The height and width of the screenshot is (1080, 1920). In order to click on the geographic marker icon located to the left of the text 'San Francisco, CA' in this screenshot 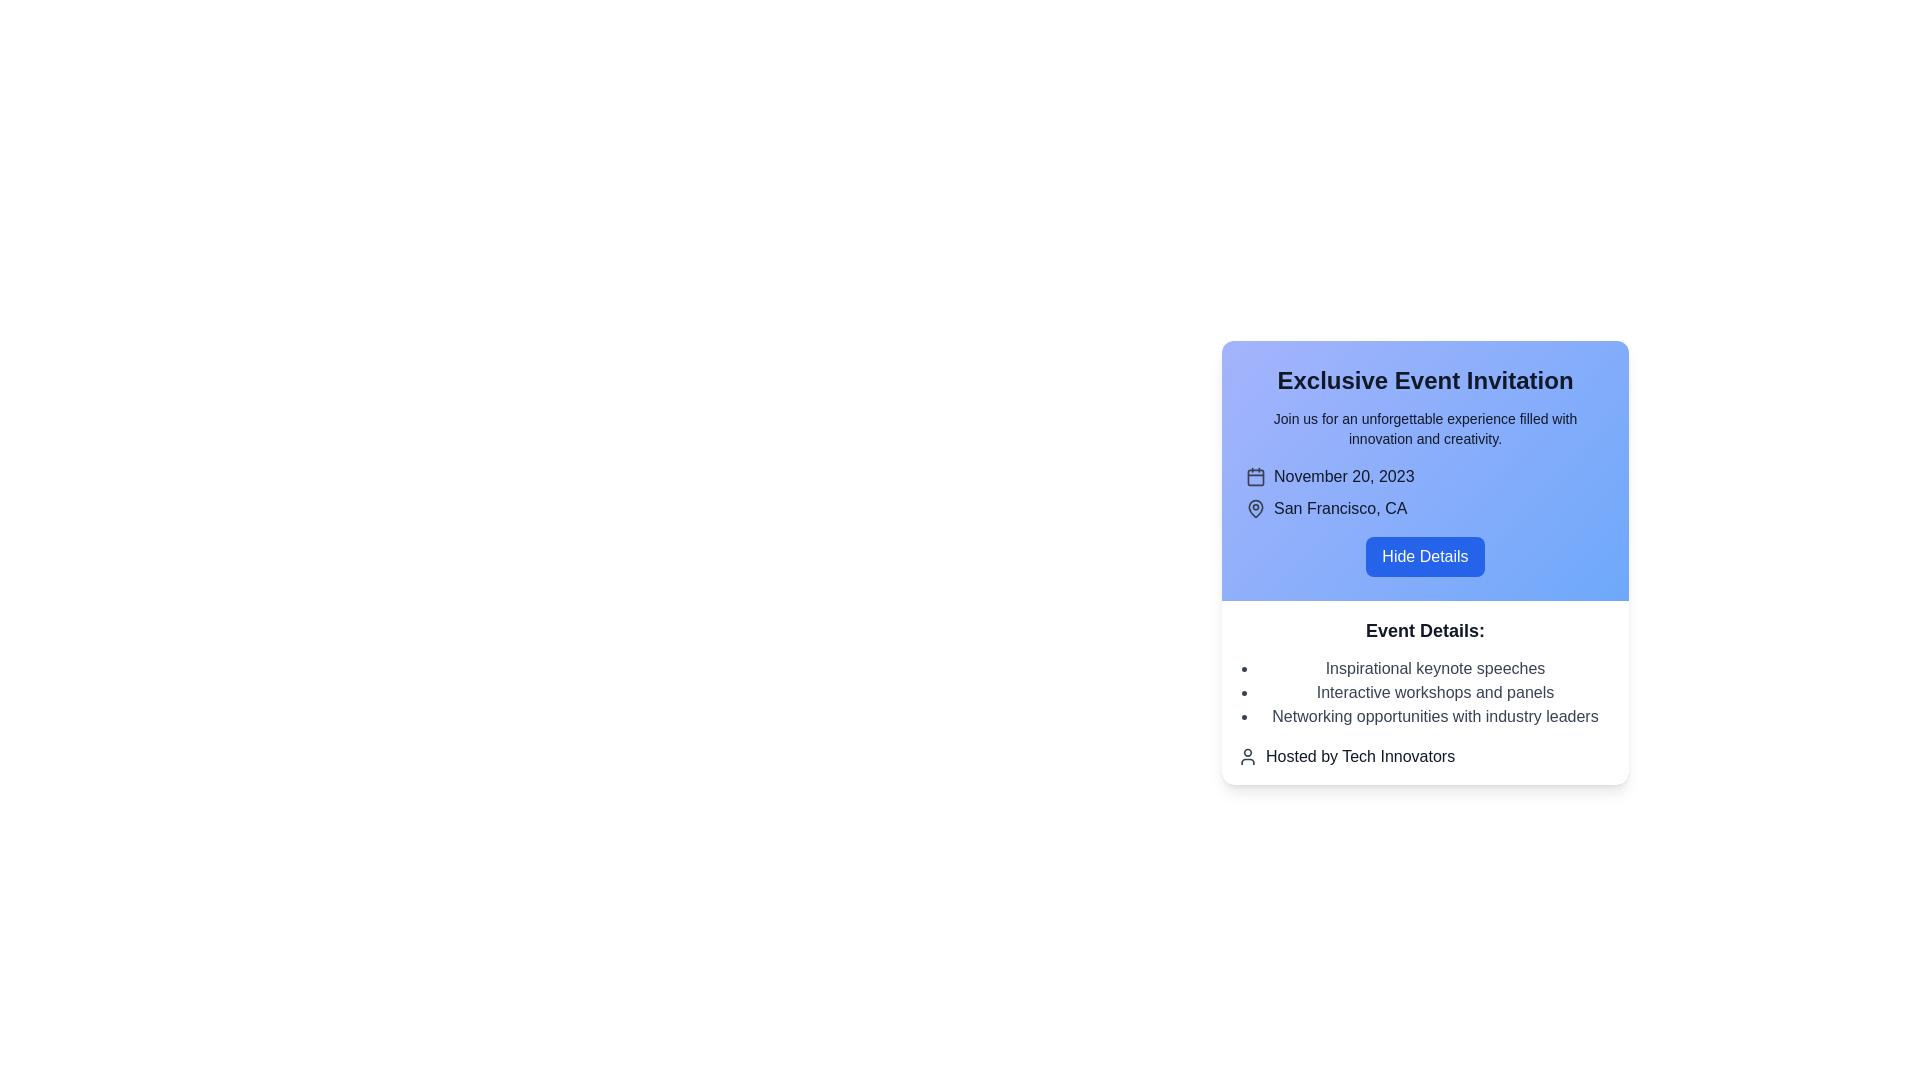, I will do `click(1255, 508)`.